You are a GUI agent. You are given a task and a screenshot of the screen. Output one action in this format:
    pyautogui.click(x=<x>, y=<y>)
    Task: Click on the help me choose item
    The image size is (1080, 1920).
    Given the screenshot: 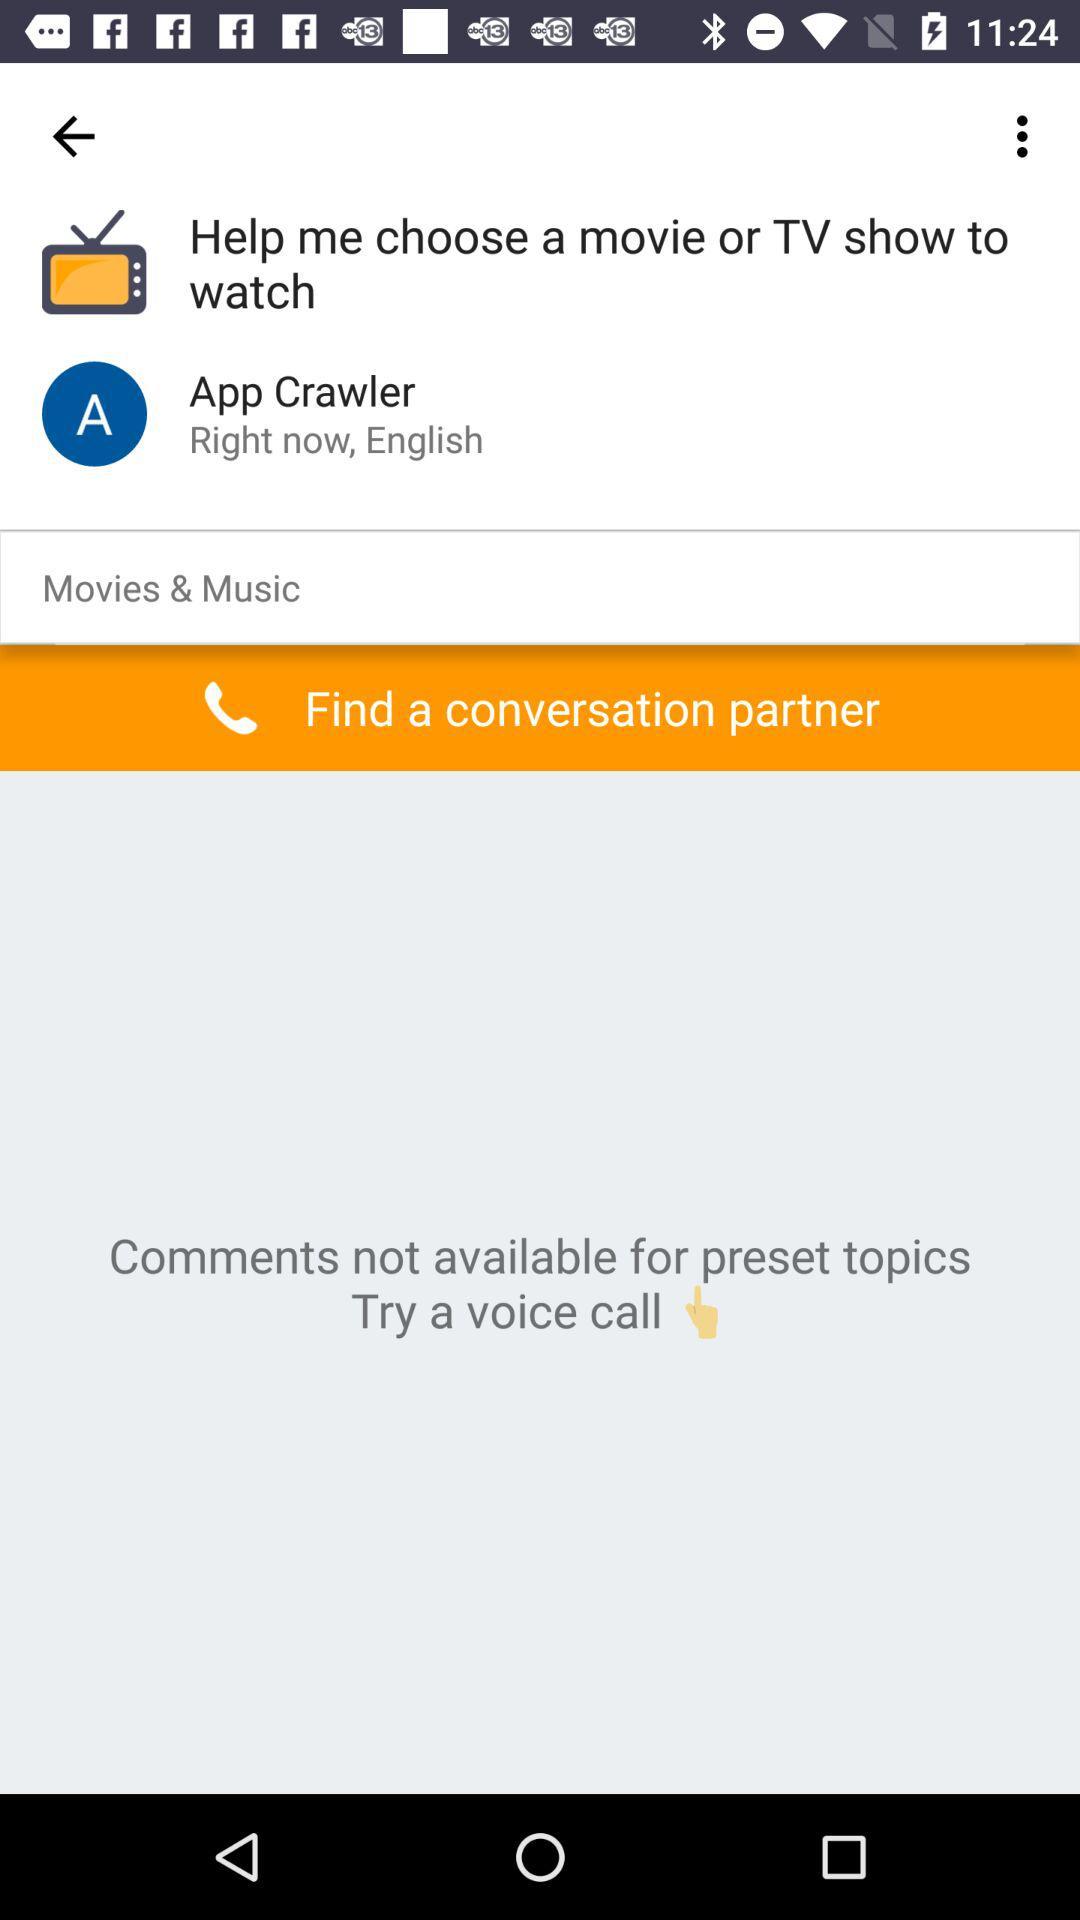 What is the action you would take?
    pyautogui.click(x=612, y=263)
    